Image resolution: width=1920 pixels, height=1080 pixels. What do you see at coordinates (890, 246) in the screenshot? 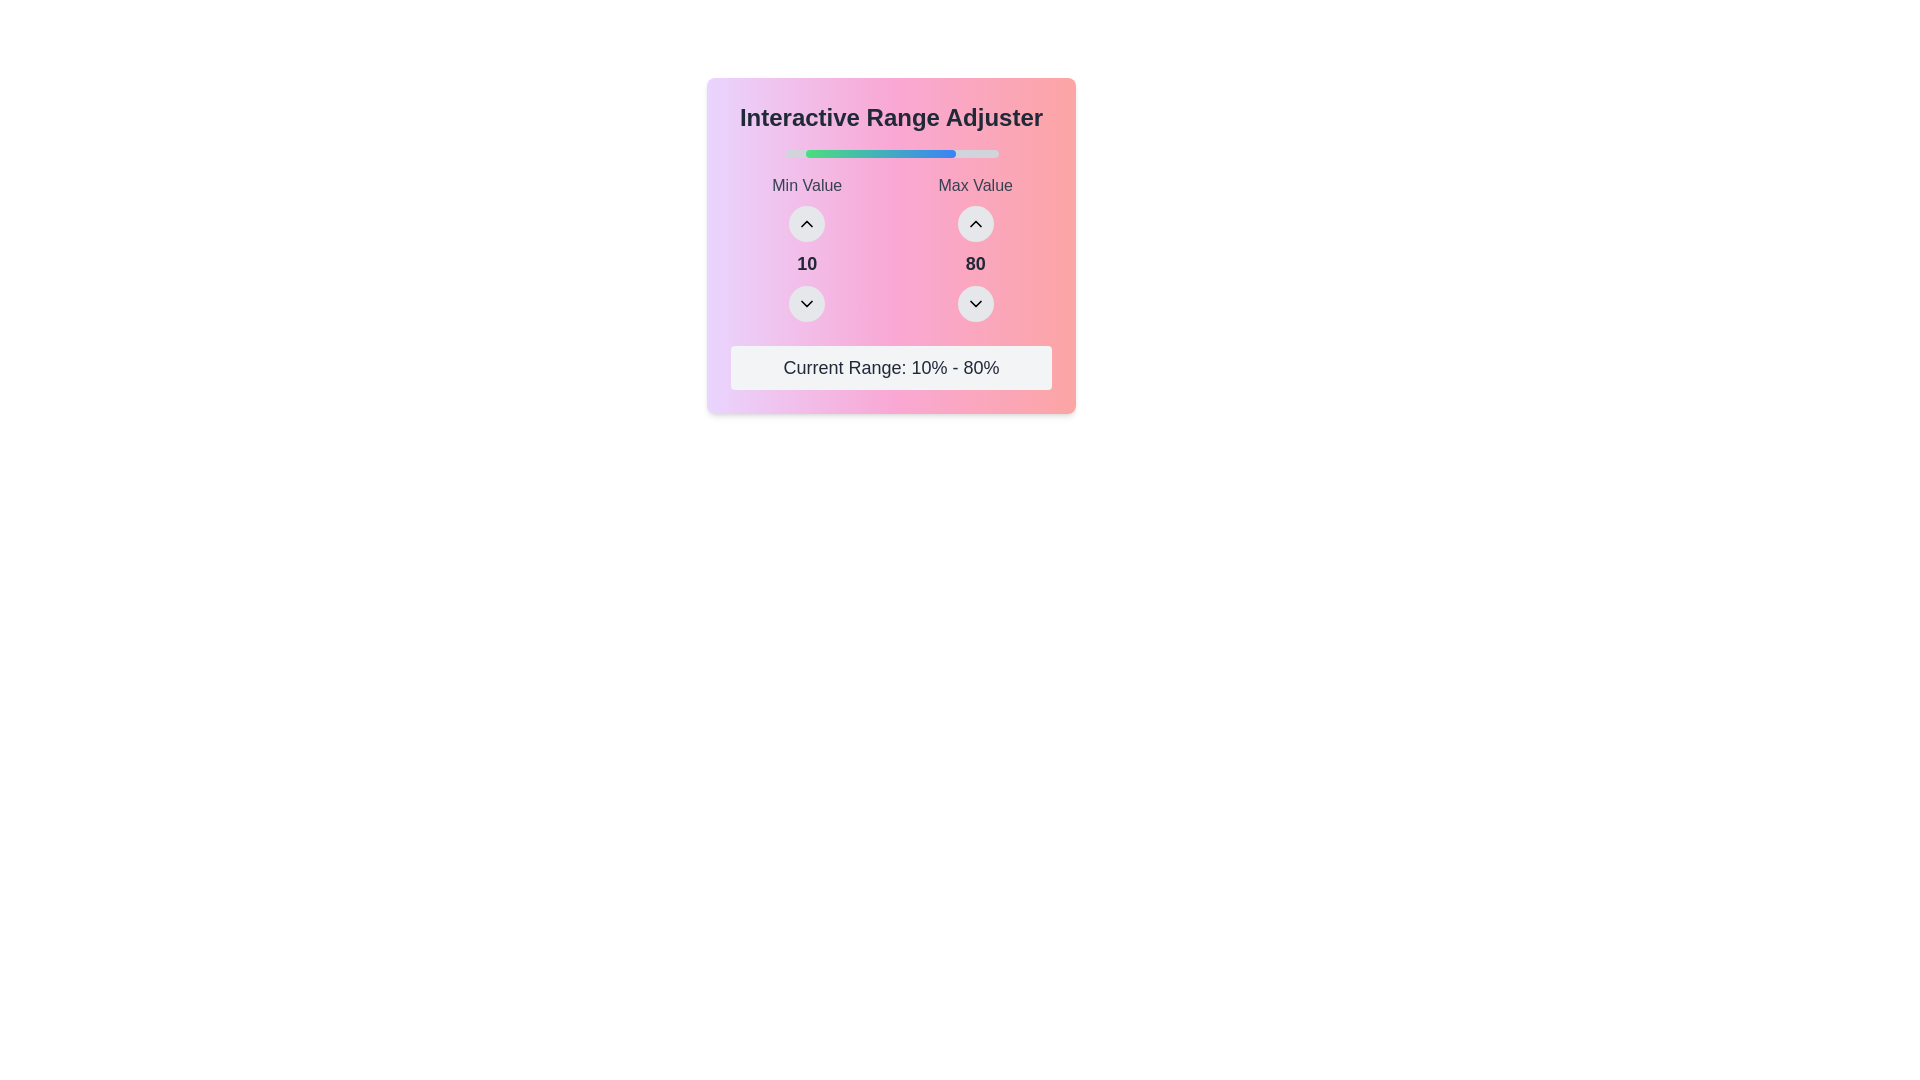
I see `the numerical controls and adjustment buttons in the grid layout for setting minimum and maximum values, located below the title 'Interactive Range Adjuster'` at bounding box center [890, 246].